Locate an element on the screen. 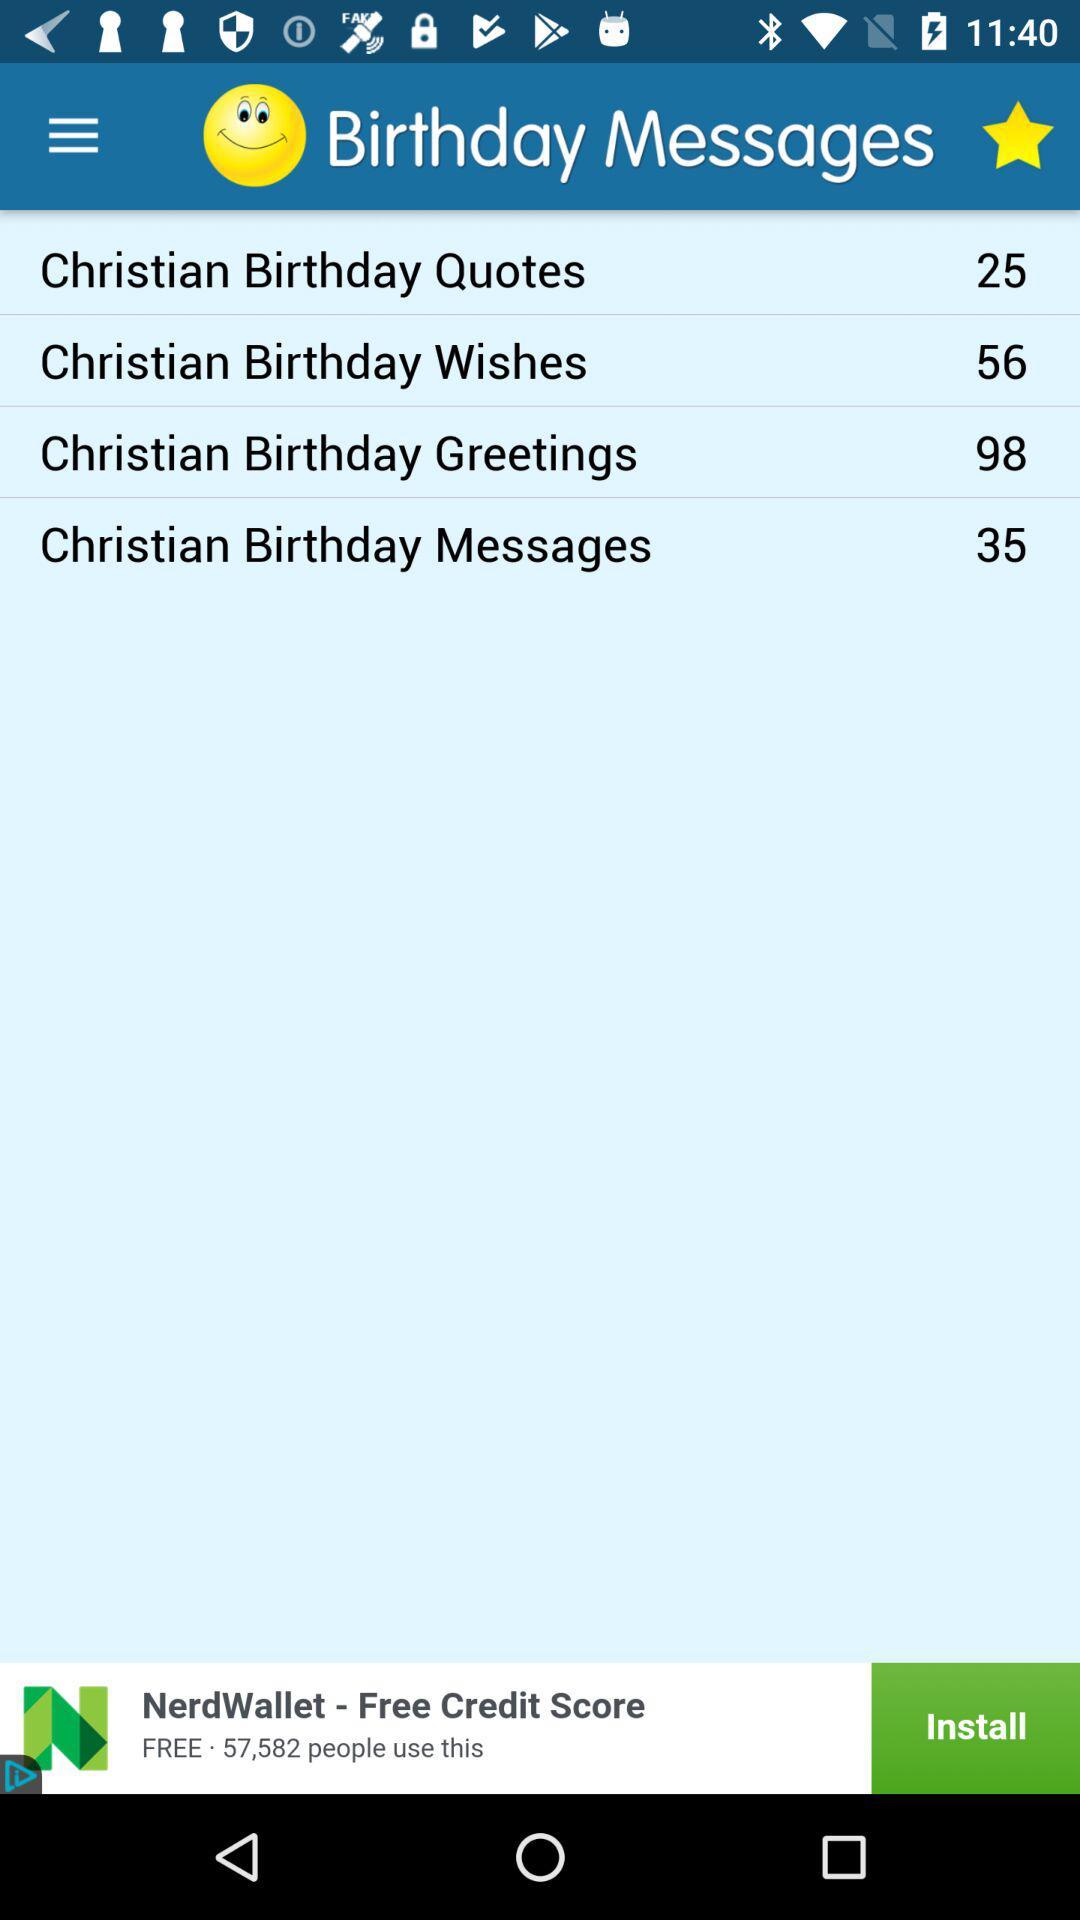 This screenshot has height=1920, width=1080. the icon below the 56 icon is located at coordinates (1027, 450).